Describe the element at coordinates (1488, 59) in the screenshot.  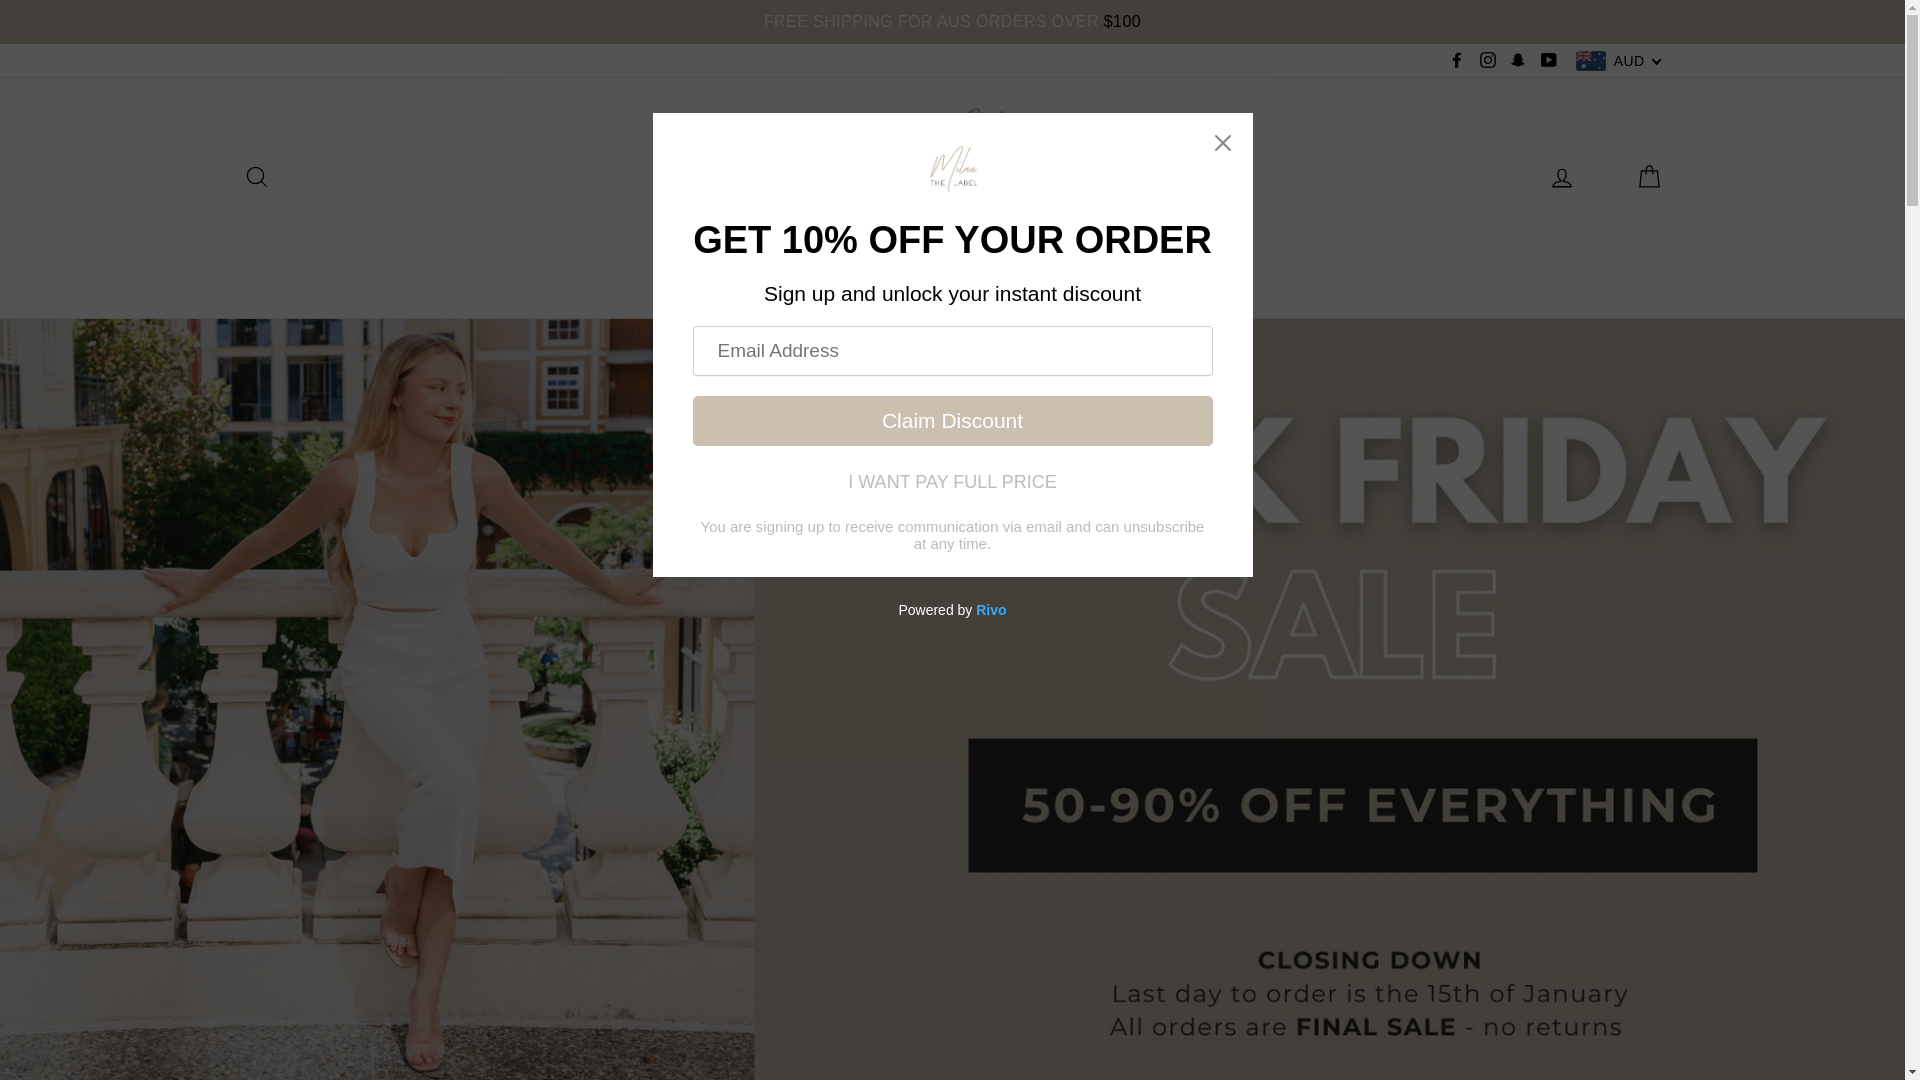
I see `'Instagram'` at that location.